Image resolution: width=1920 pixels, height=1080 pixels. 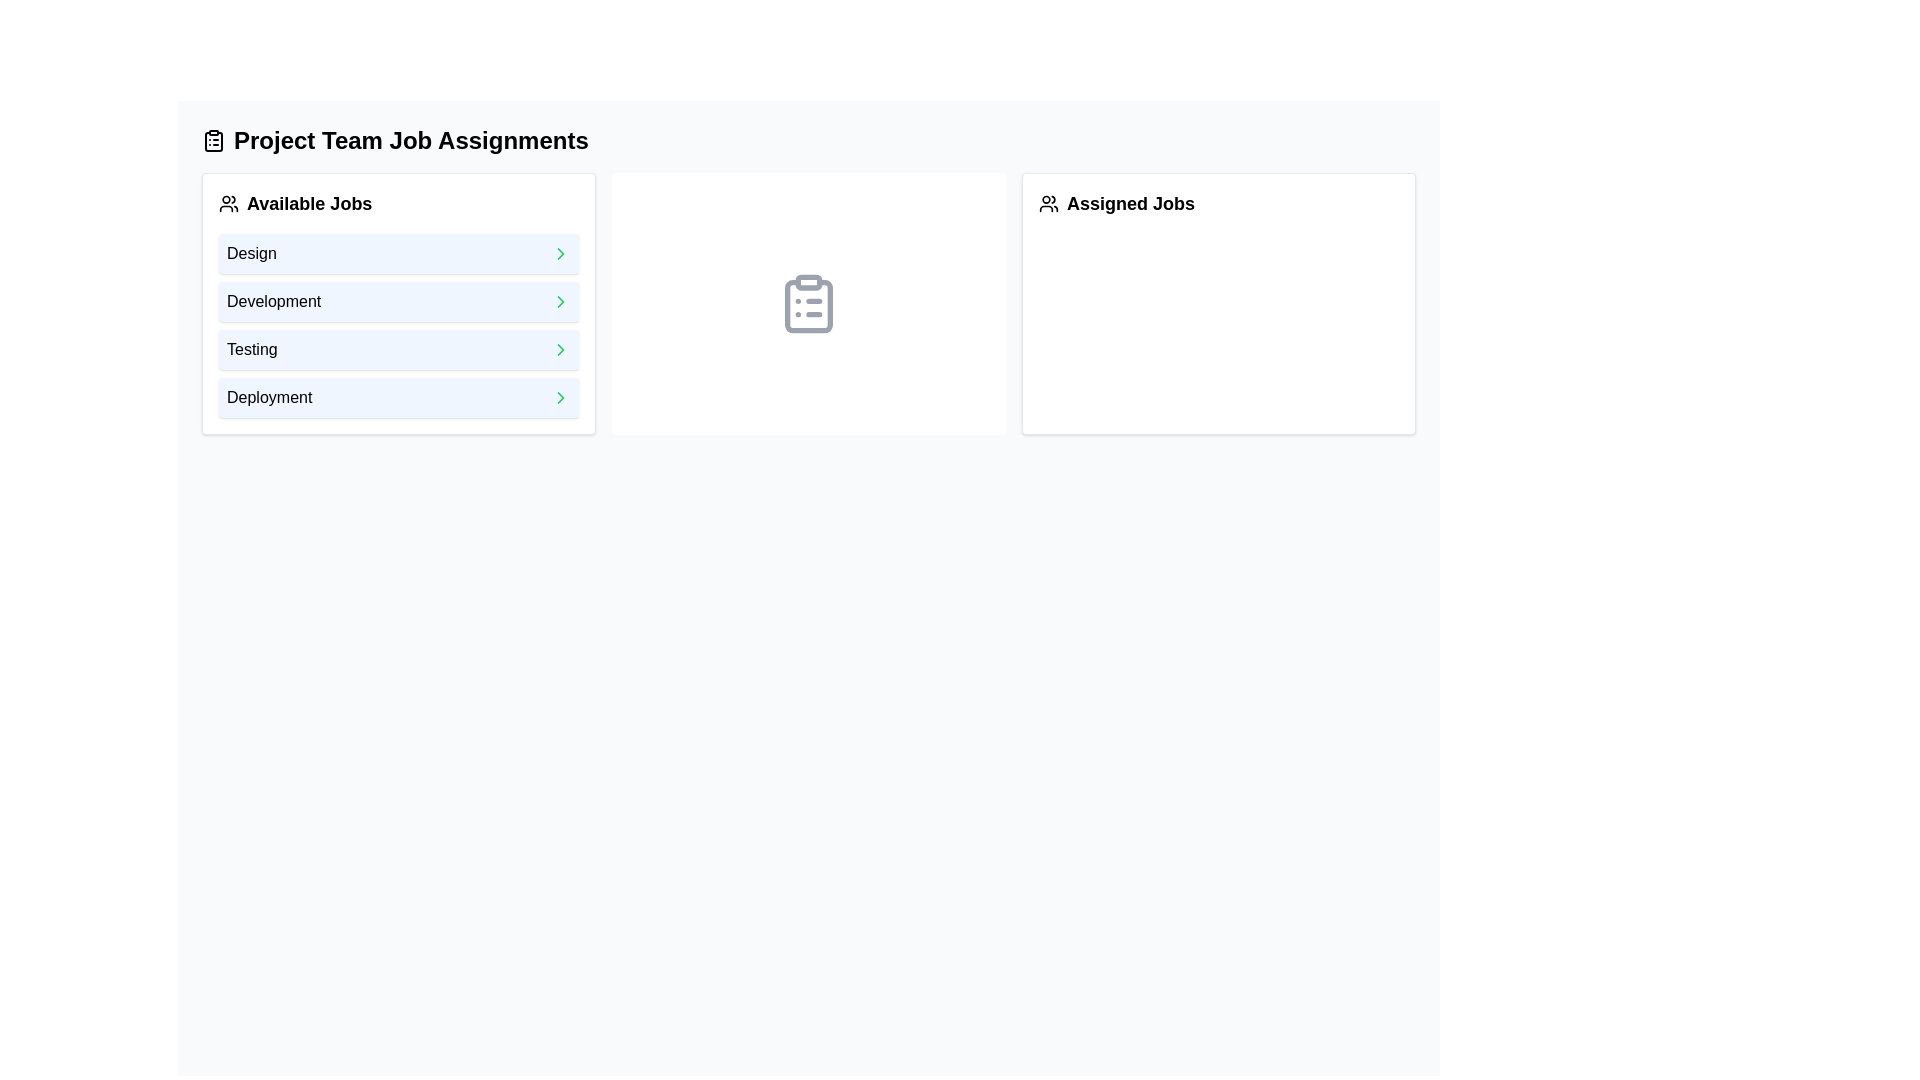 I want to click on the chevron icon on the right side of the 'Development' entry in the 'Available Jobs' list, so click(x=560, y=301).